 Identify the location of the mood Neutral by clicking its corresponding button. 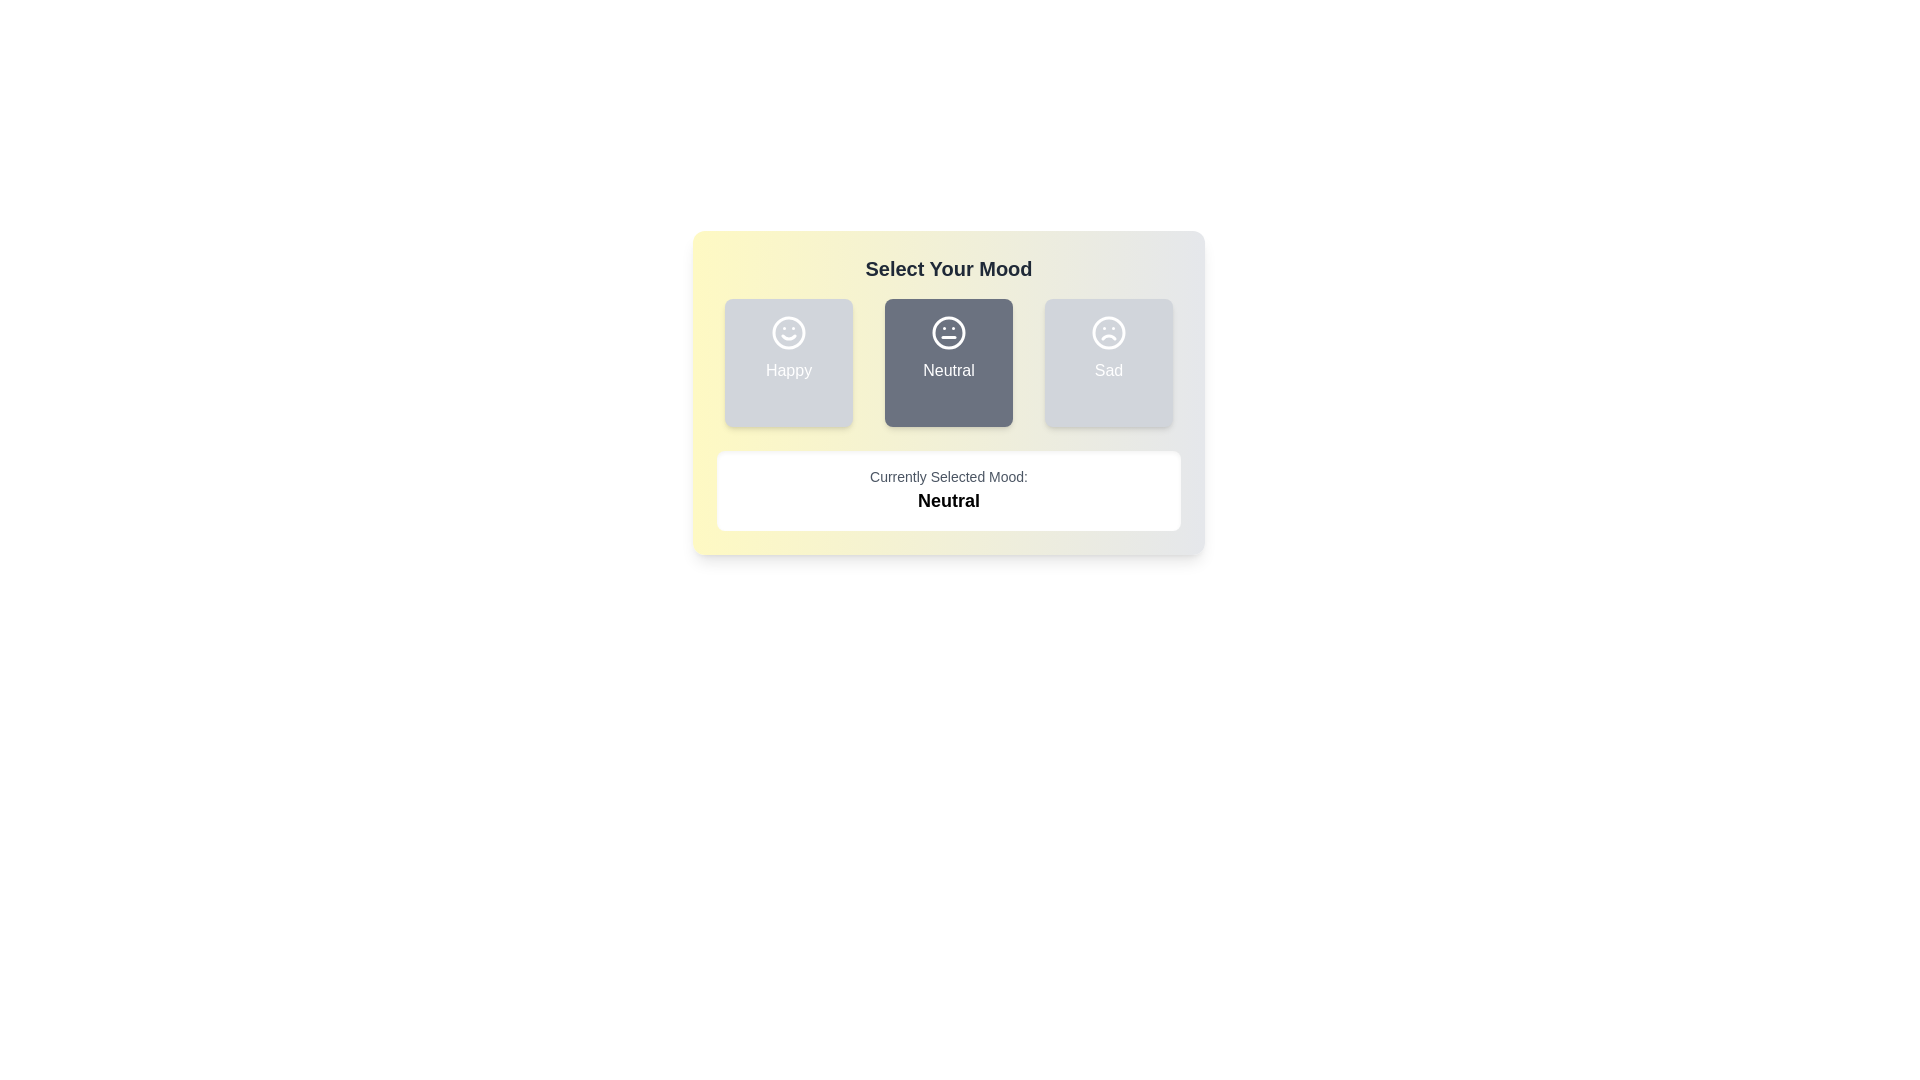
(948, 362).